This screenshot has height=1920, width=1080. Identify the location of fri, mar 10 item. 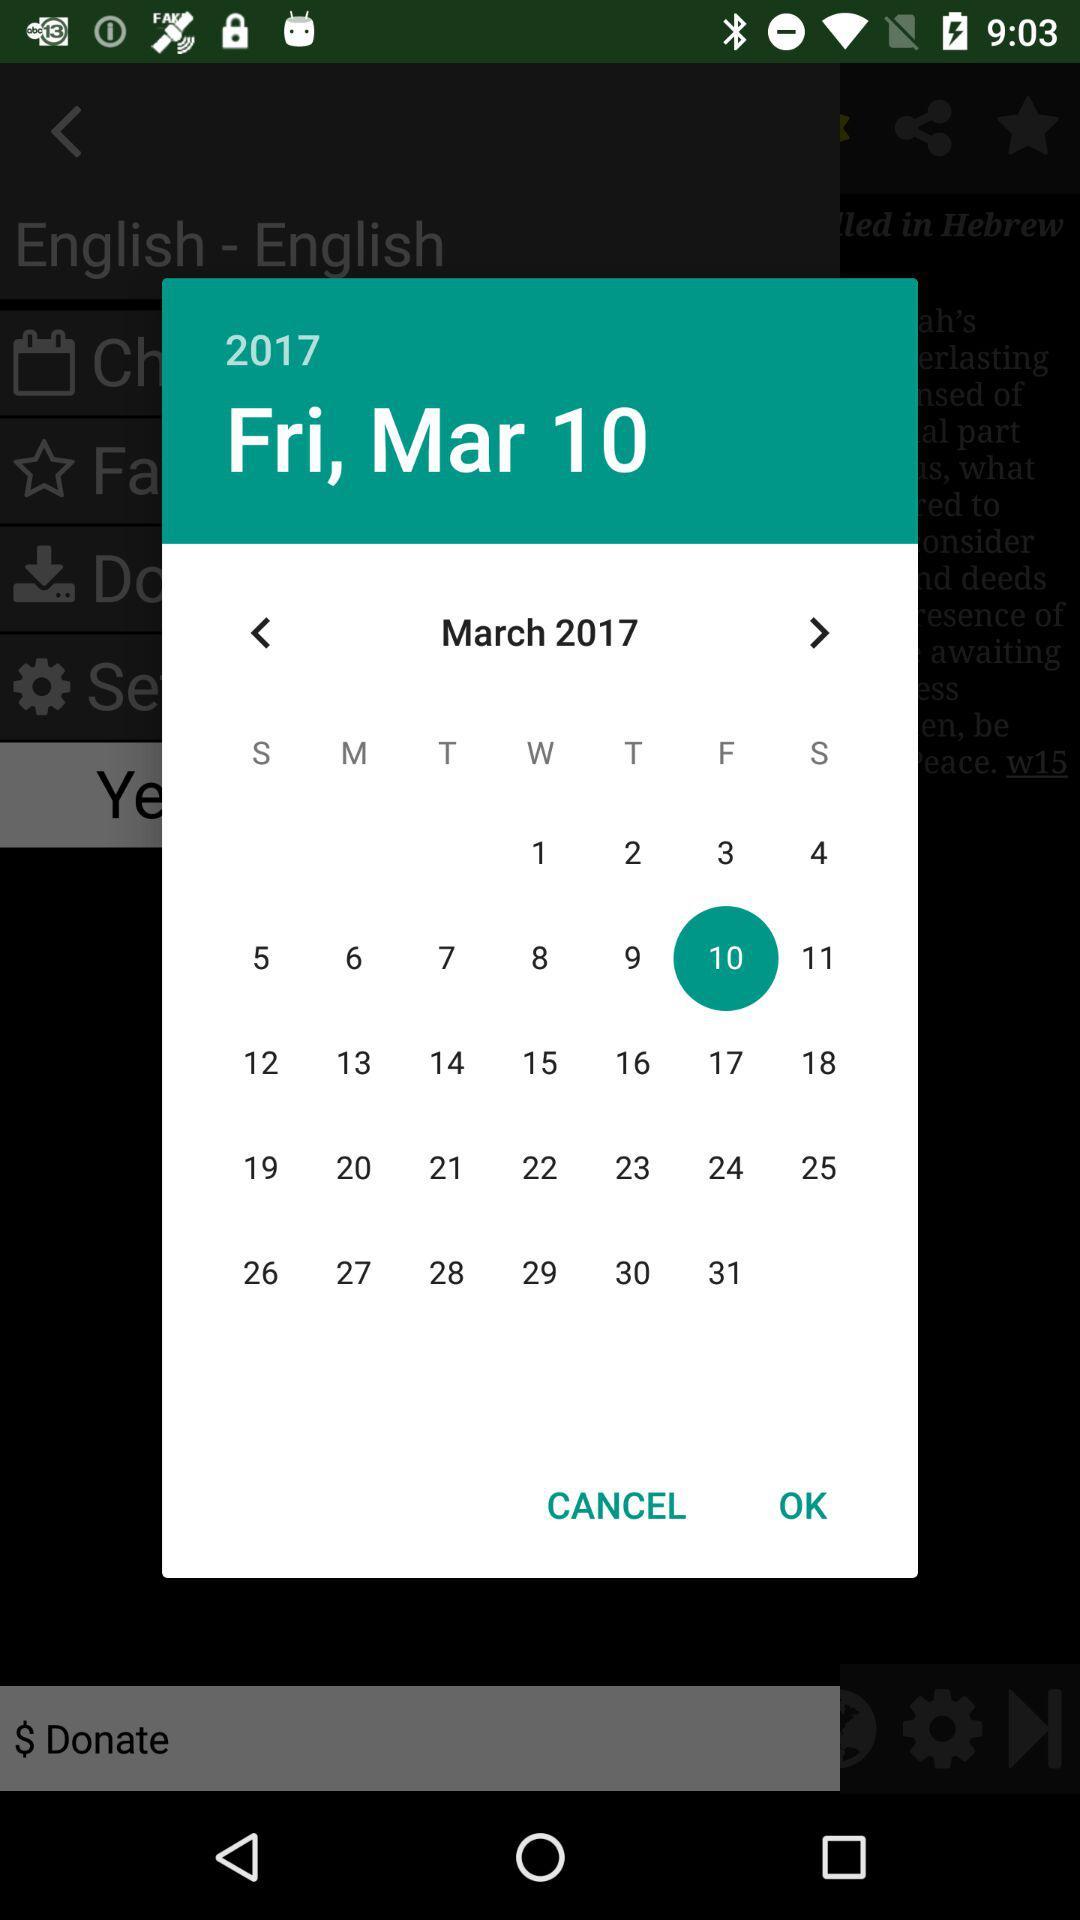
(436, 435).